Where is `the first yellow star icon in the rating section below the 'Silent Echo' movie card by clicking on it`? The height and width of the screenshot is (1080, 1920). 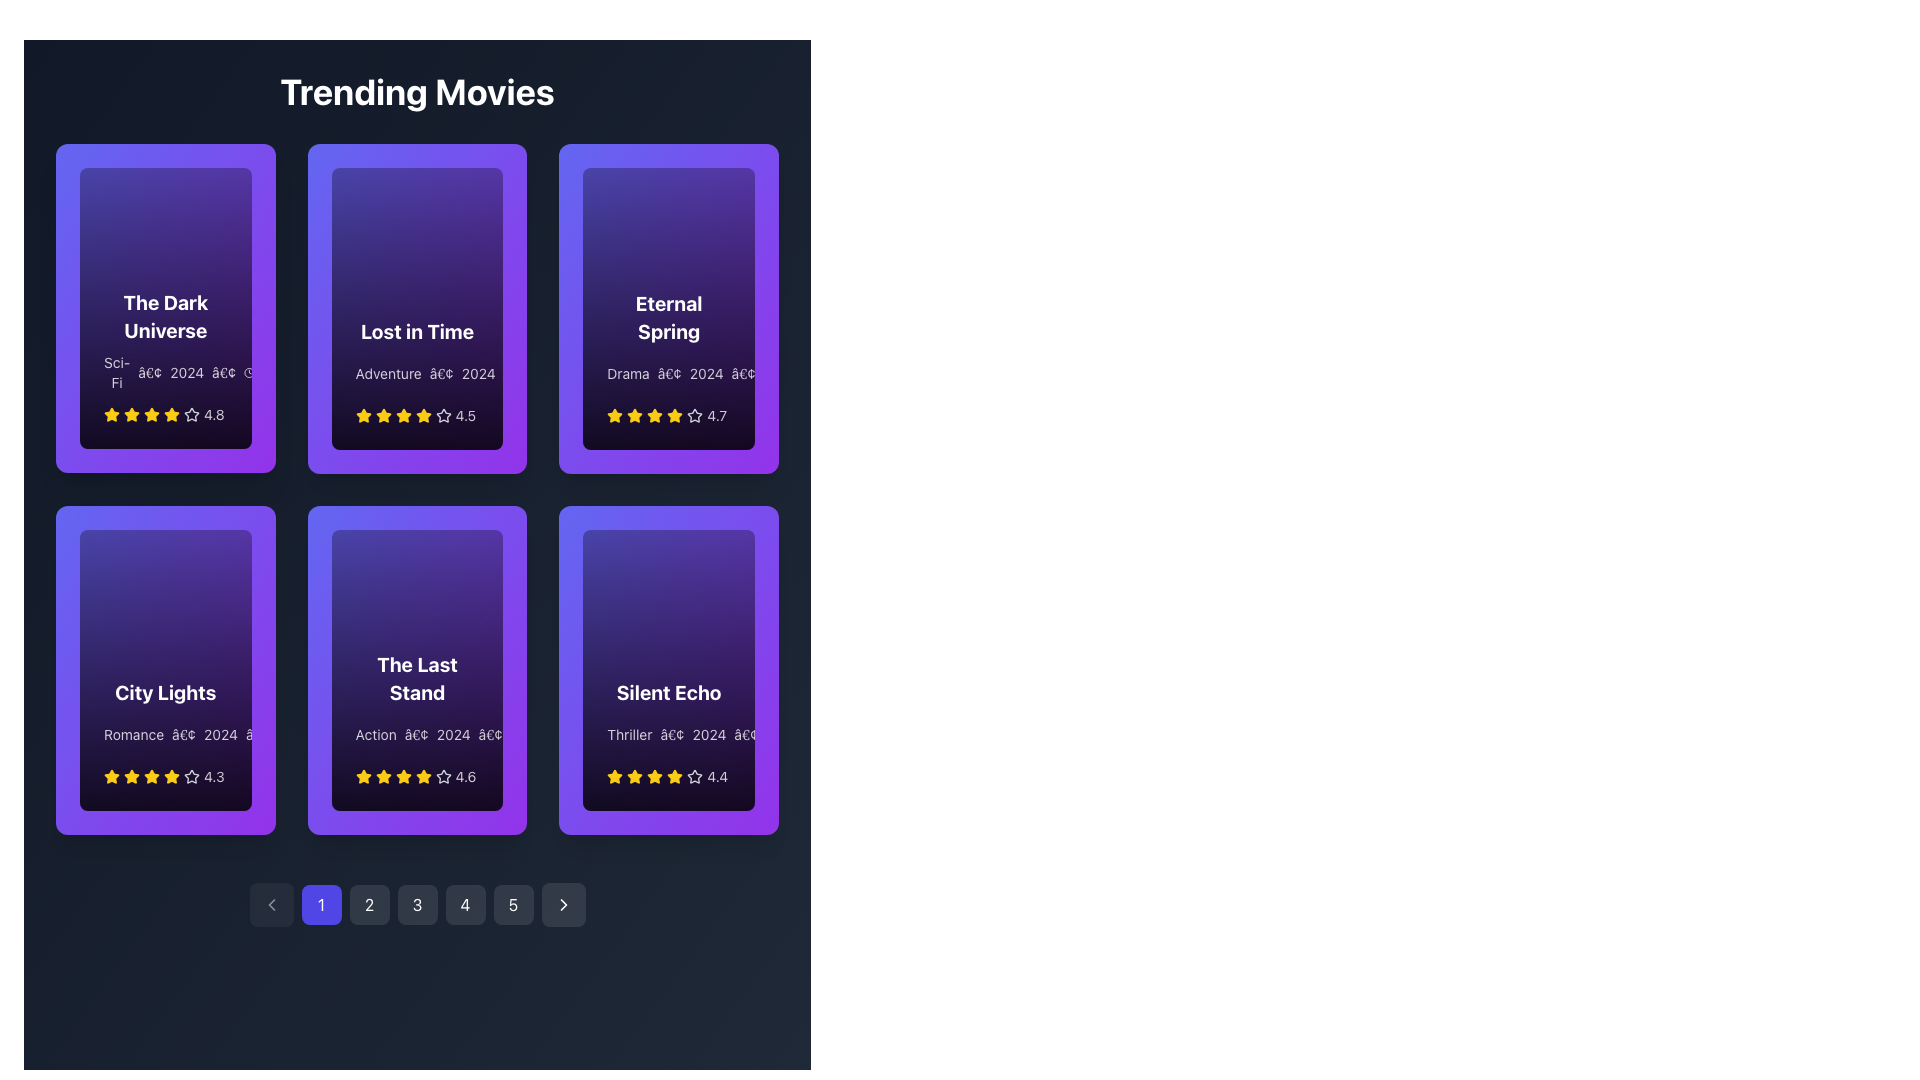
the first yellow star icon in the rating section below the 'Silent Echo' movie card by clicking on it is located at coordinates (634, 775).